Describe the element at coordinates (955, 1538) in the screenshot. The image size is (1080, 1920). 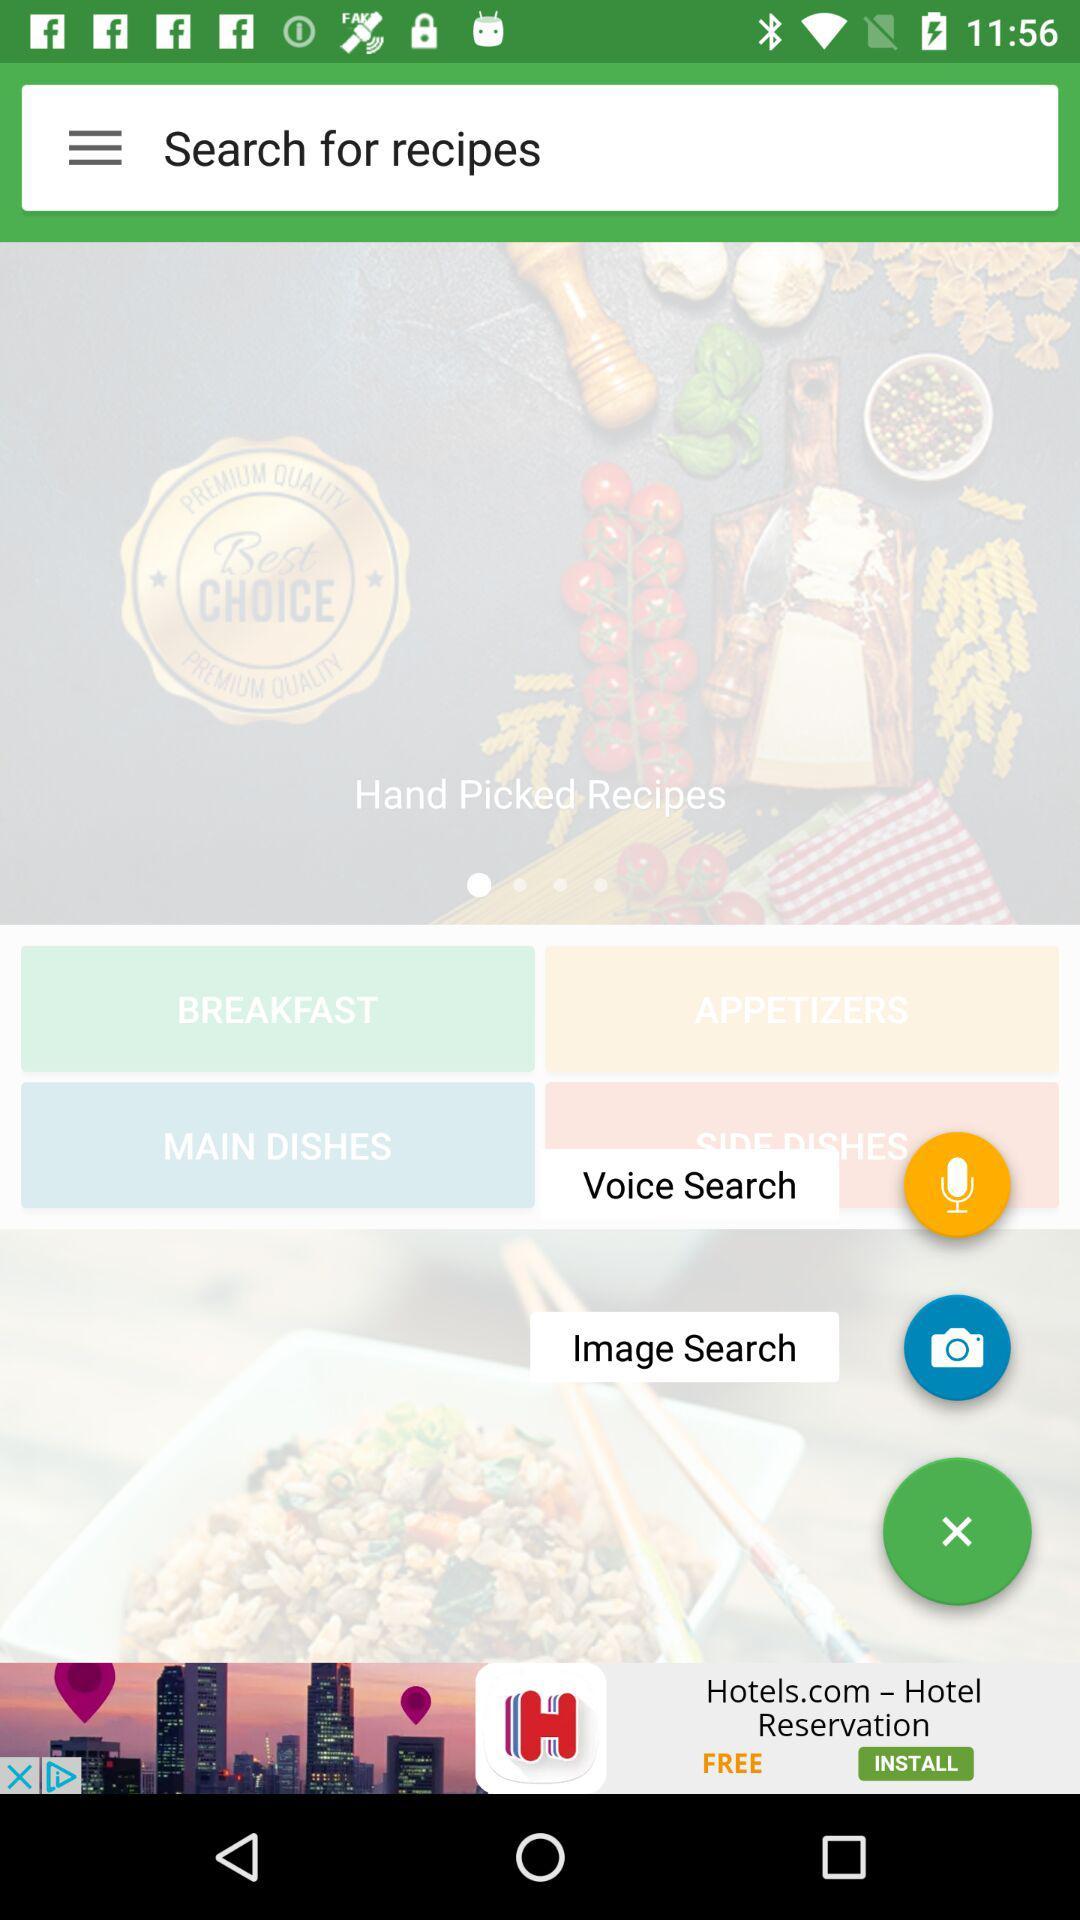
I see `the close icon` at that location.